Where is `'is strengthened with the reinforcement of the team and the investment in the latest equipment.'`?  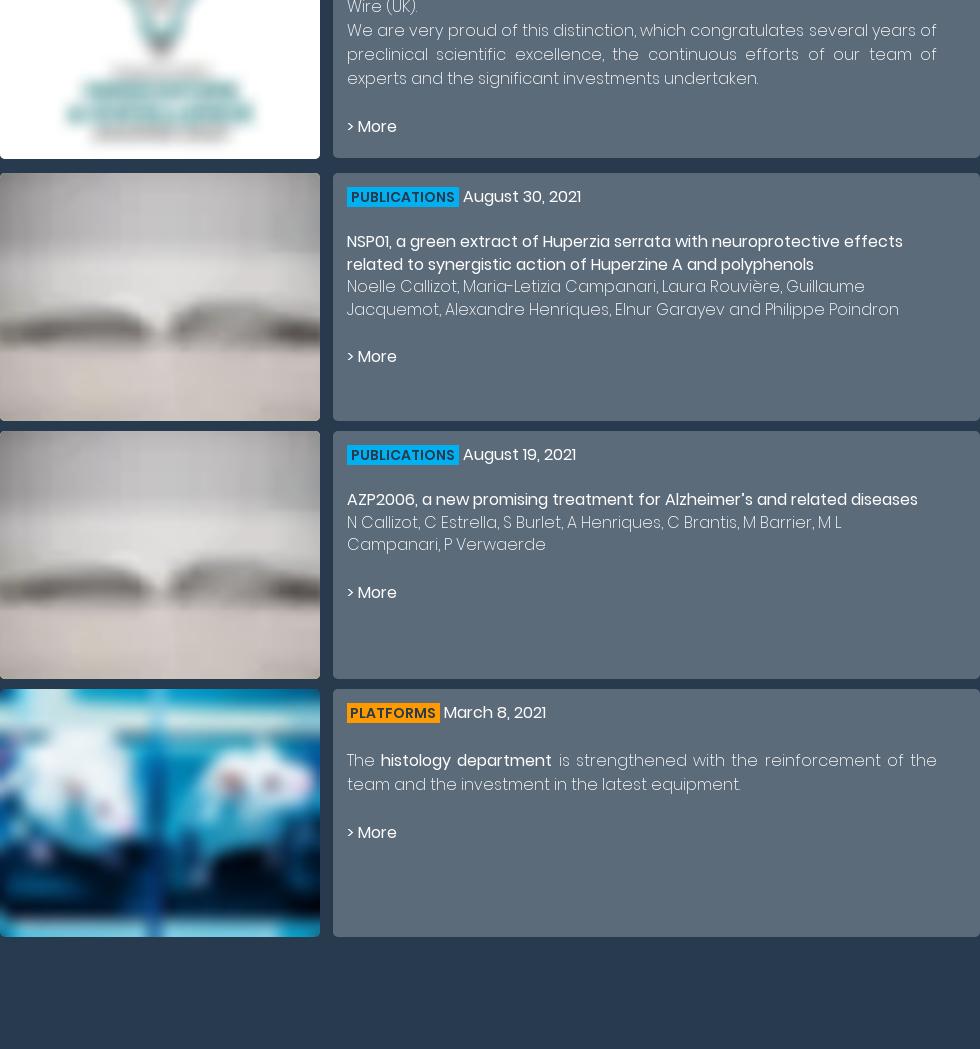 'is strengthened with the reinforcement of the team and the investment in the latest equipment.' is located at coordinates (641, 772).